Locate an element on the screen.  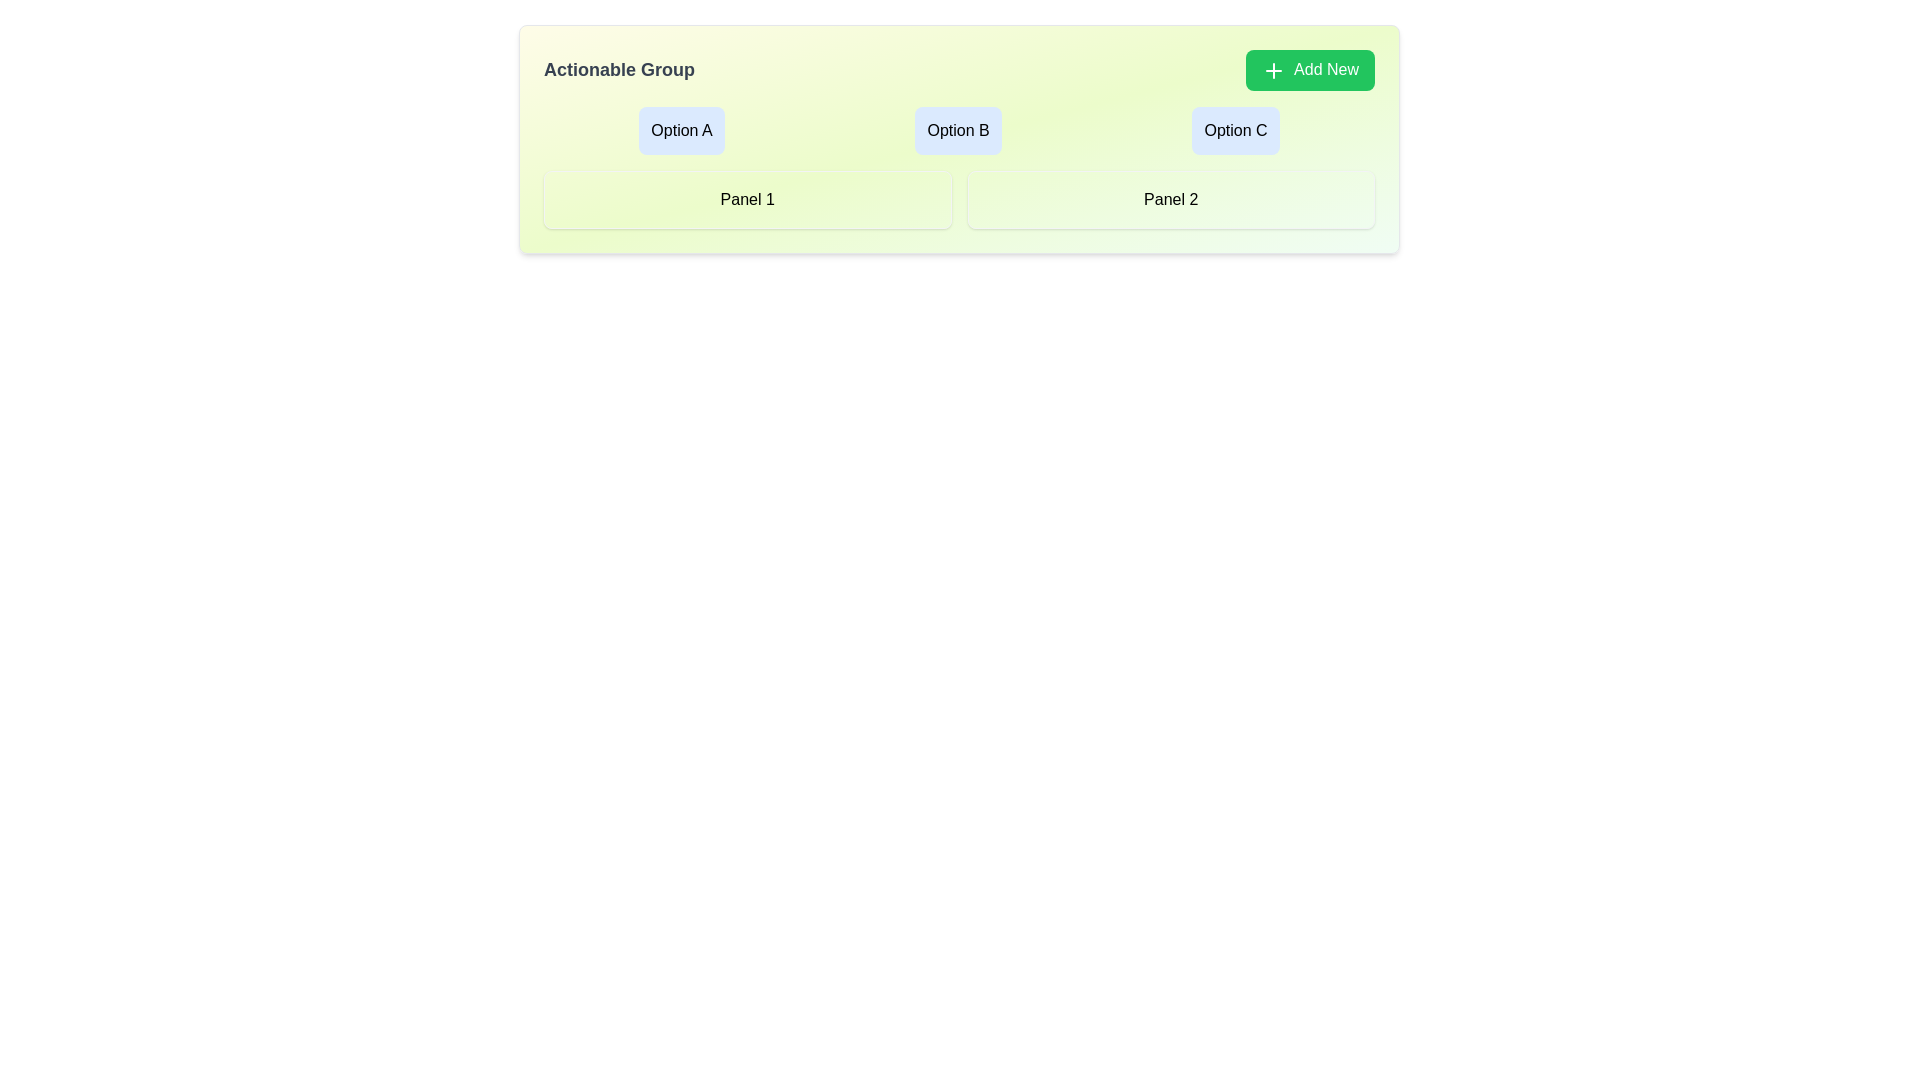
the Decorative Icon located to the left of the 'Add New' button in the top-right region of the interface is located at coordinates (1273, 69).